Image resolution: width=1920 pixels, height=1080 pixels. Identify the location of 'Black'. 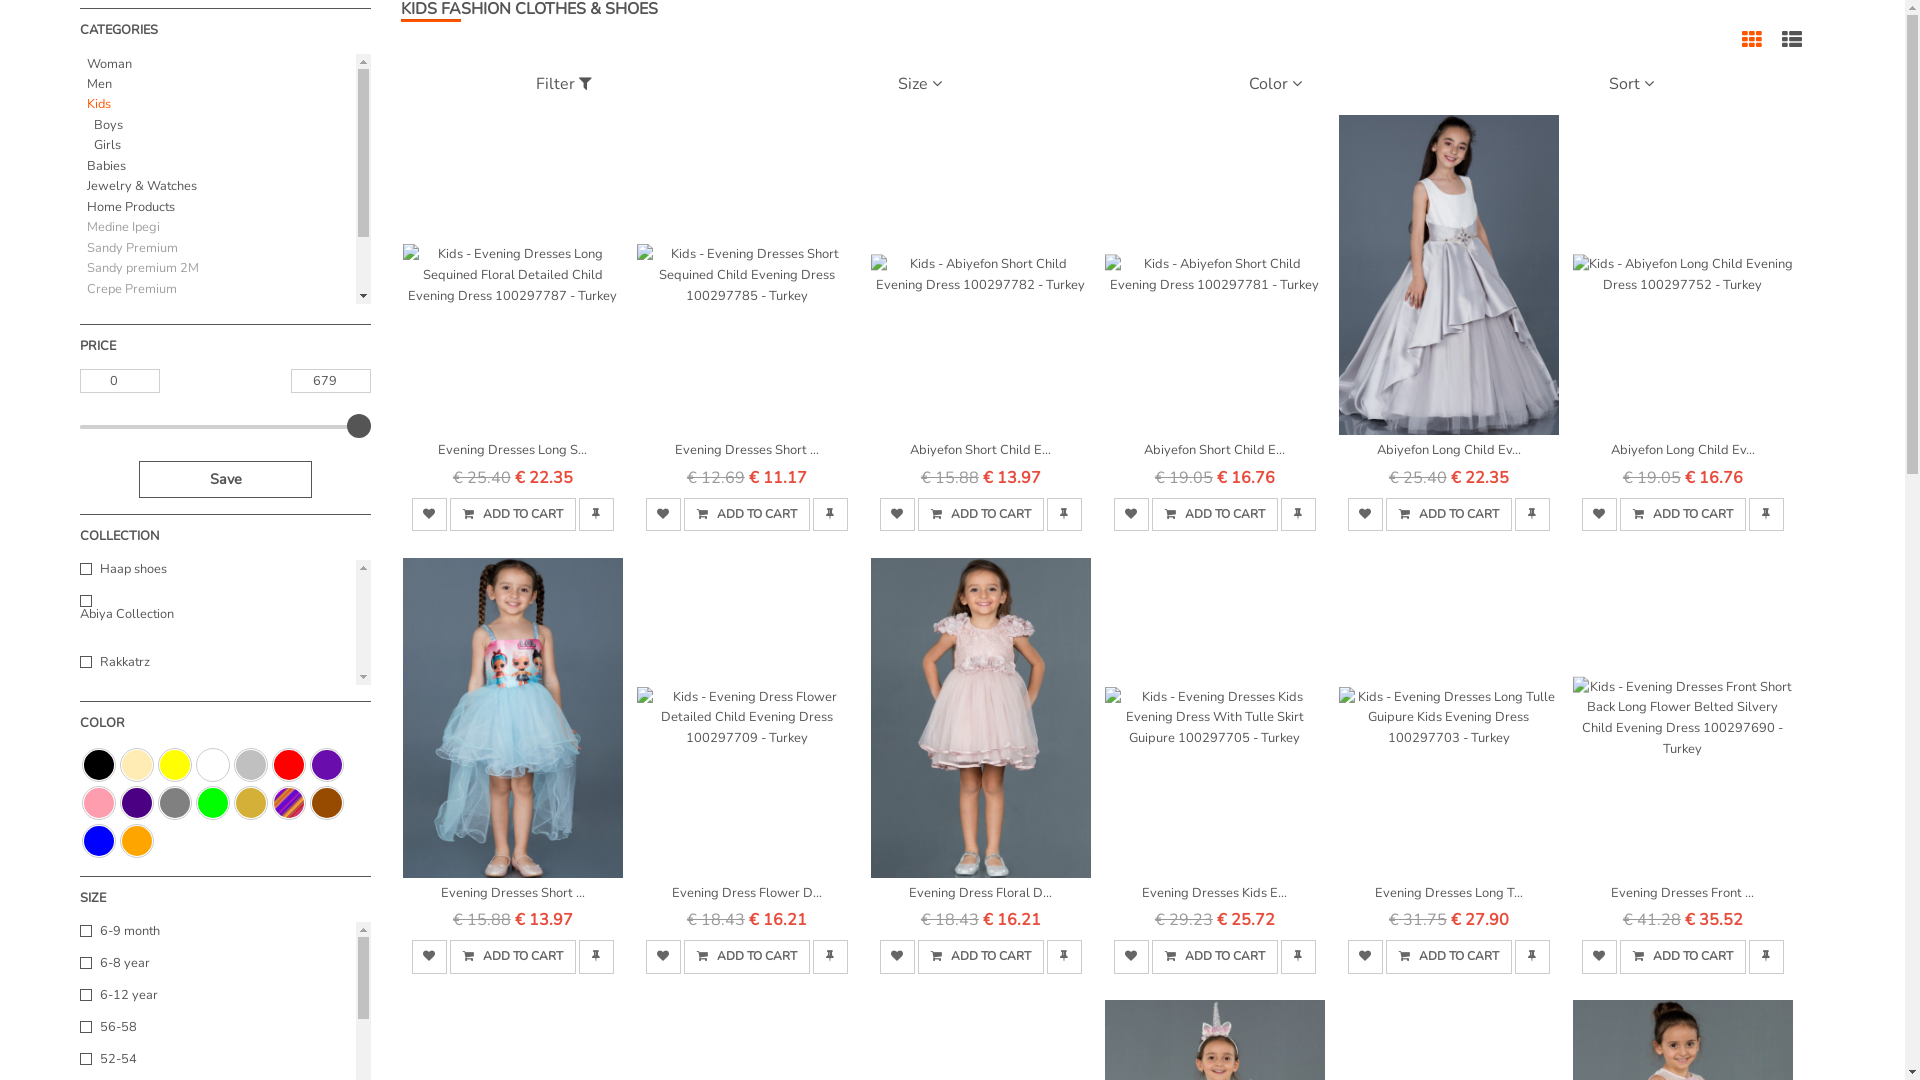
(98, 764).